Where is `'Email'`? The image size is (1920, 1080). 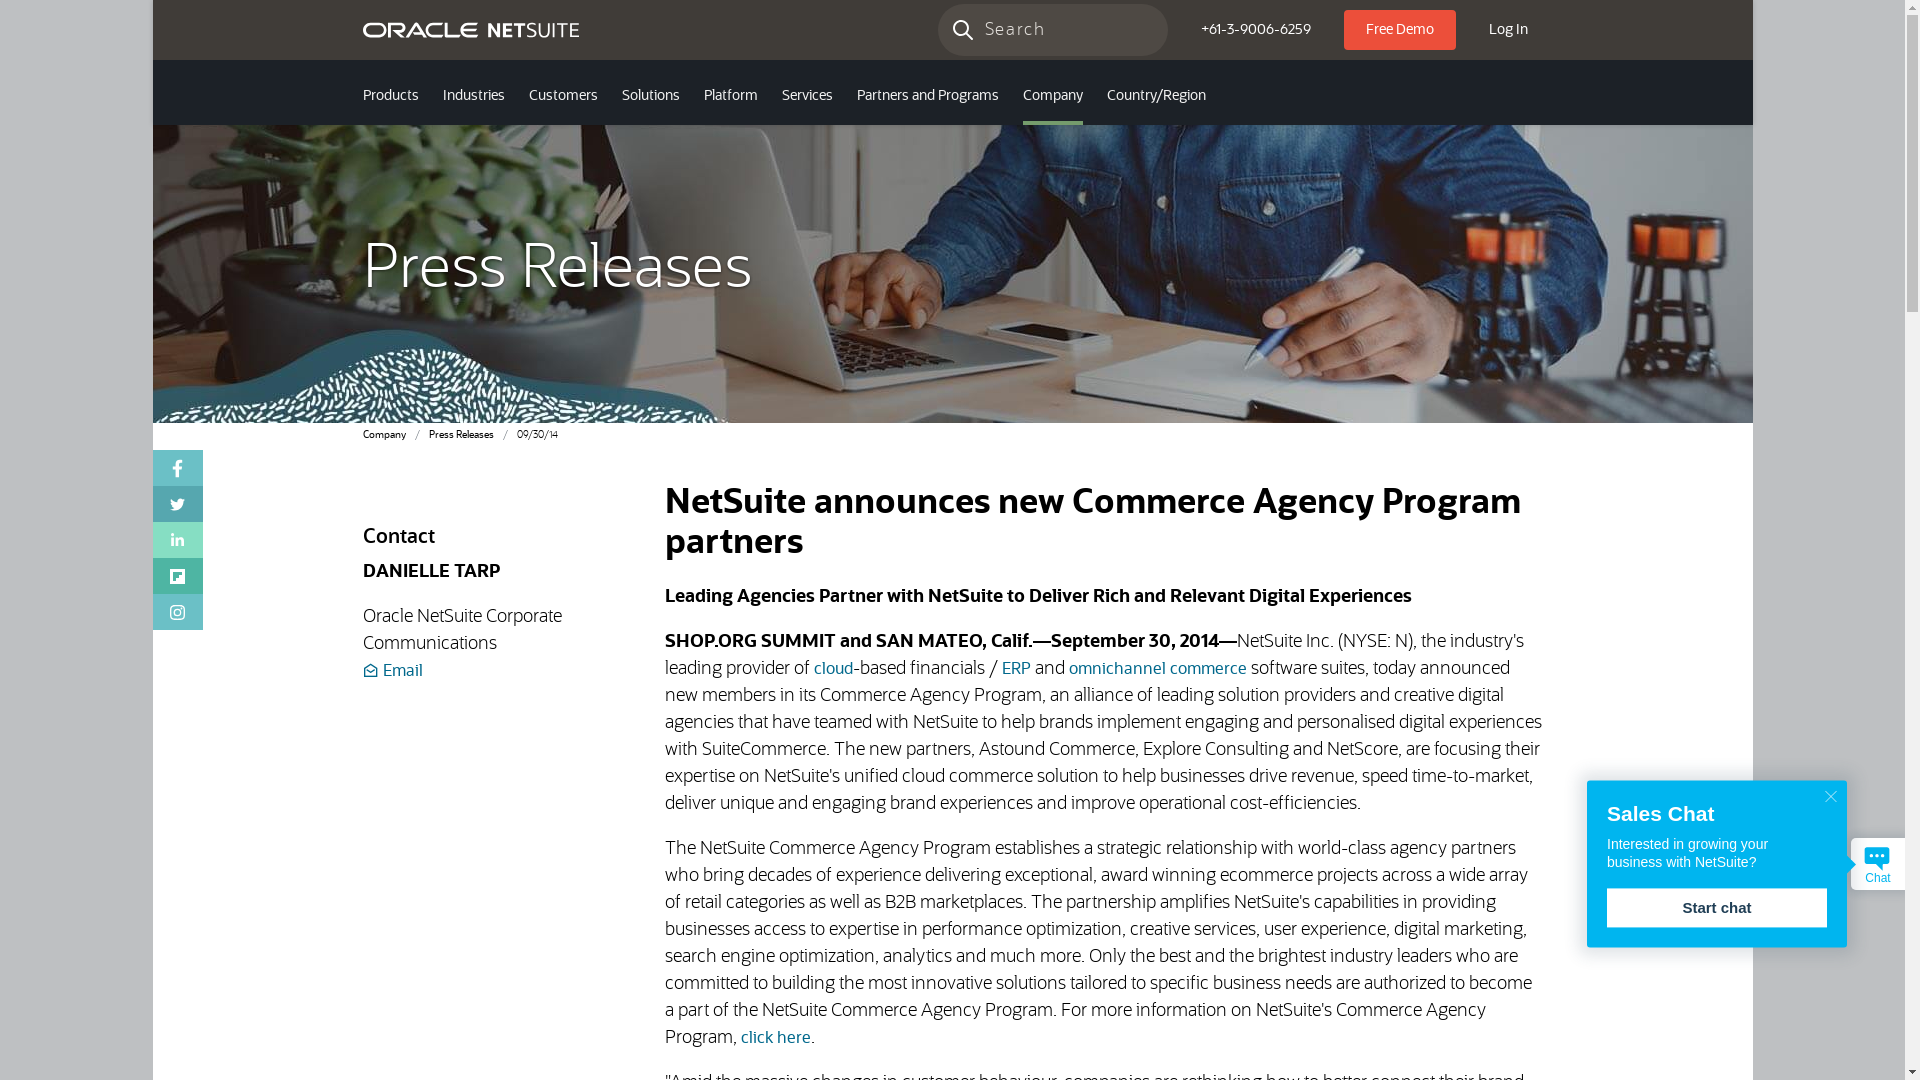 'Email' is located at coordinates (392, 671).